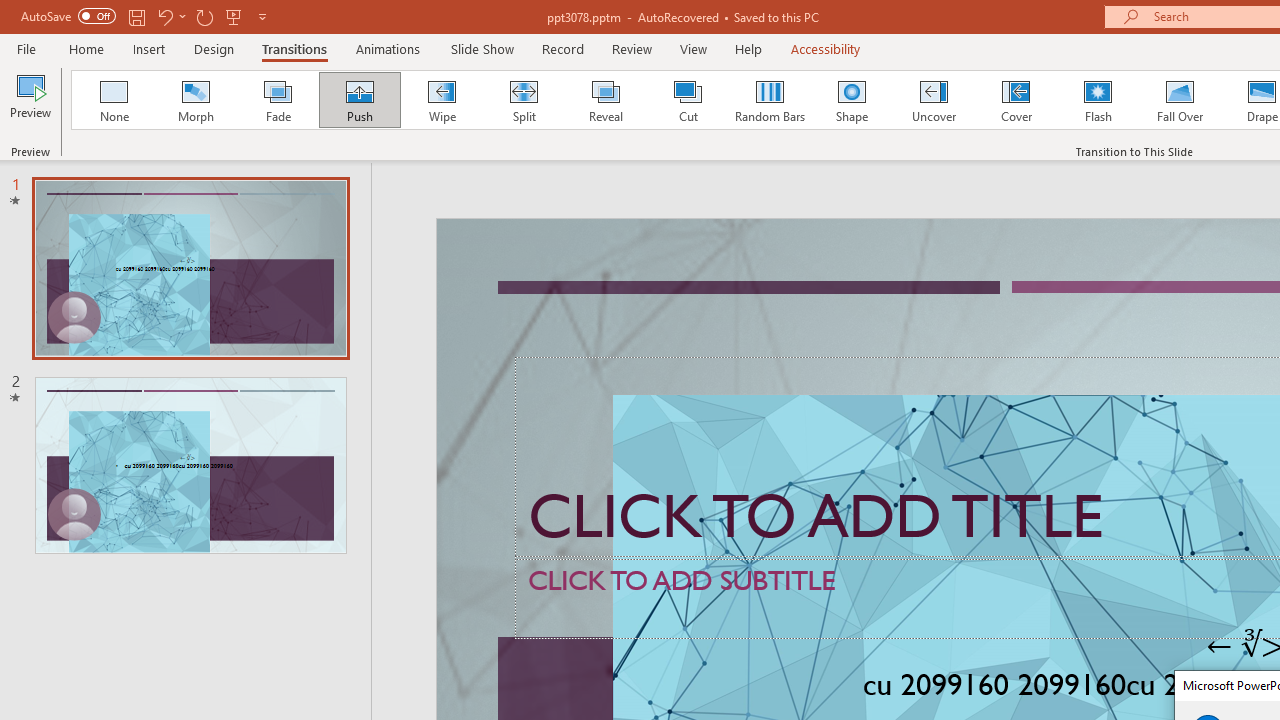  Describe the element at coordinates (604, 100) in the screenshot. I see `'Reveal'` at that location.